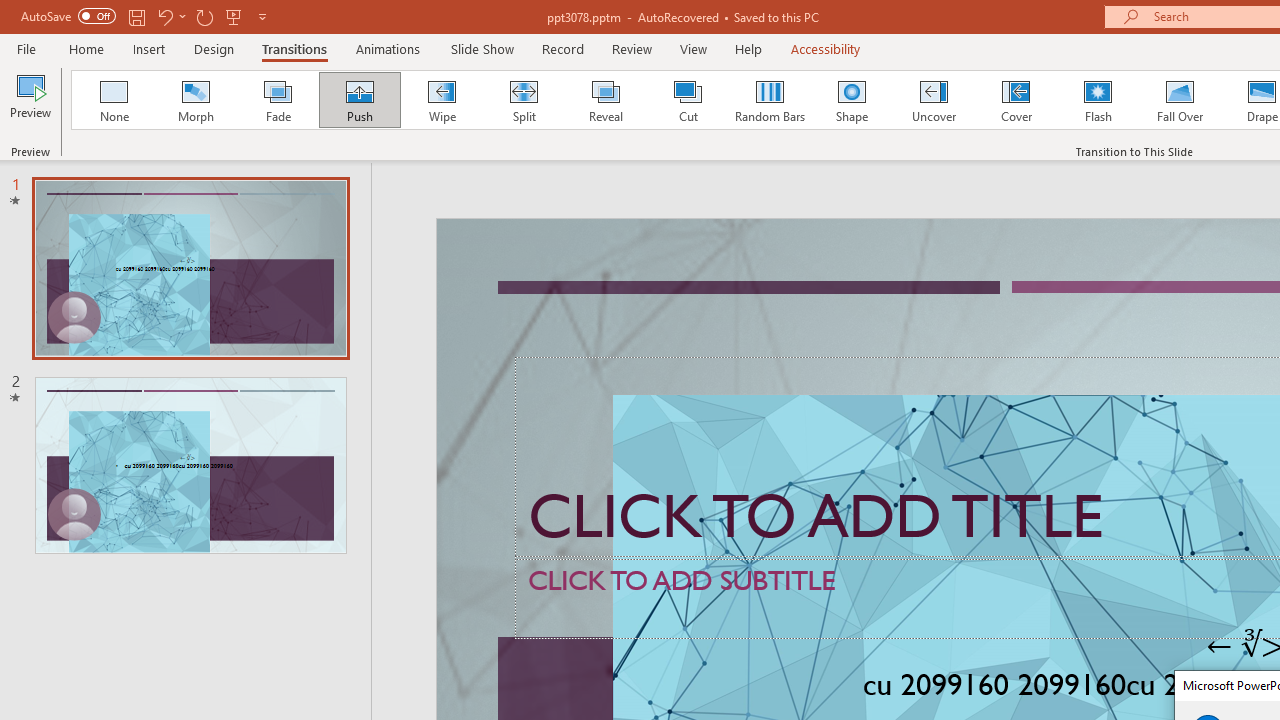  Describe the element at coordinates (604, 100) in the screenshot. I see `'Reveal'` at that location.